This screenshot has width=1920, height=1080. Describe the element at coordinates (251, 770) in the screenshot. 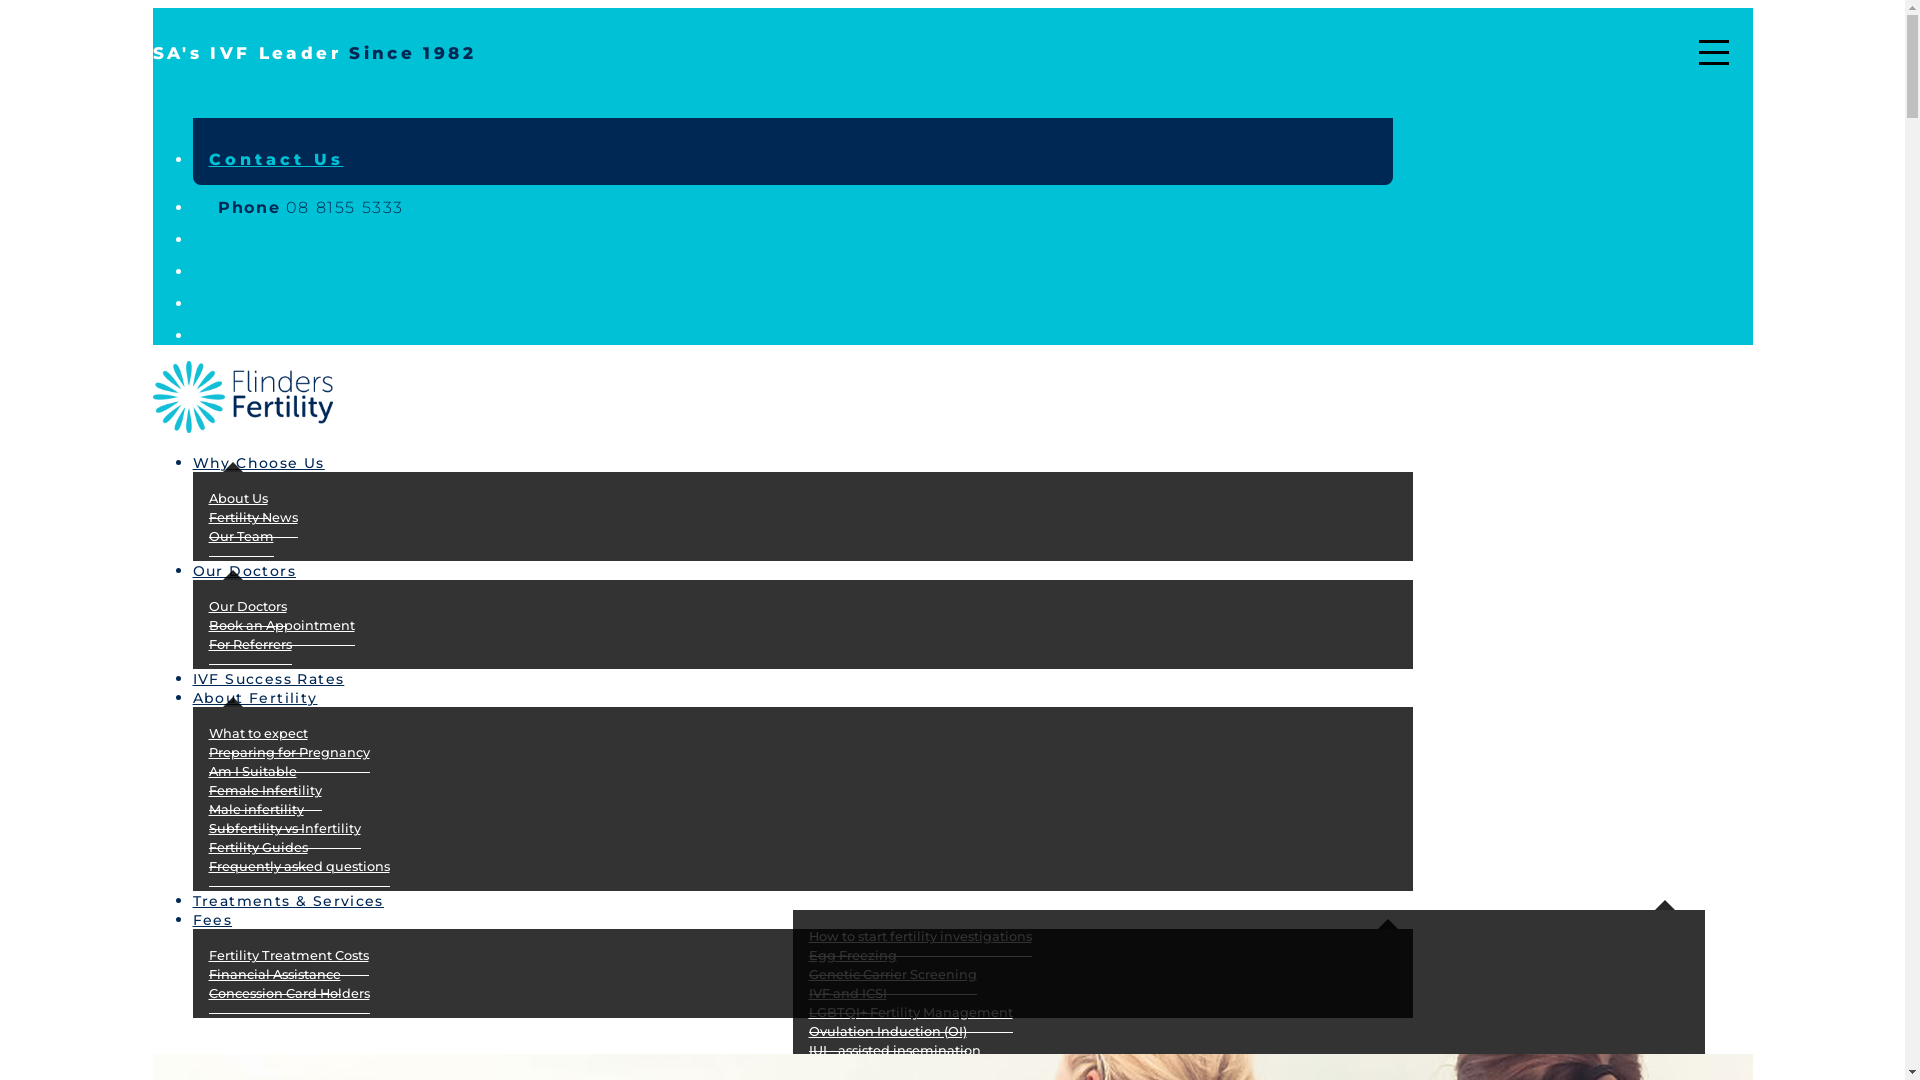

I see `'Am I Suitable'` at that location.